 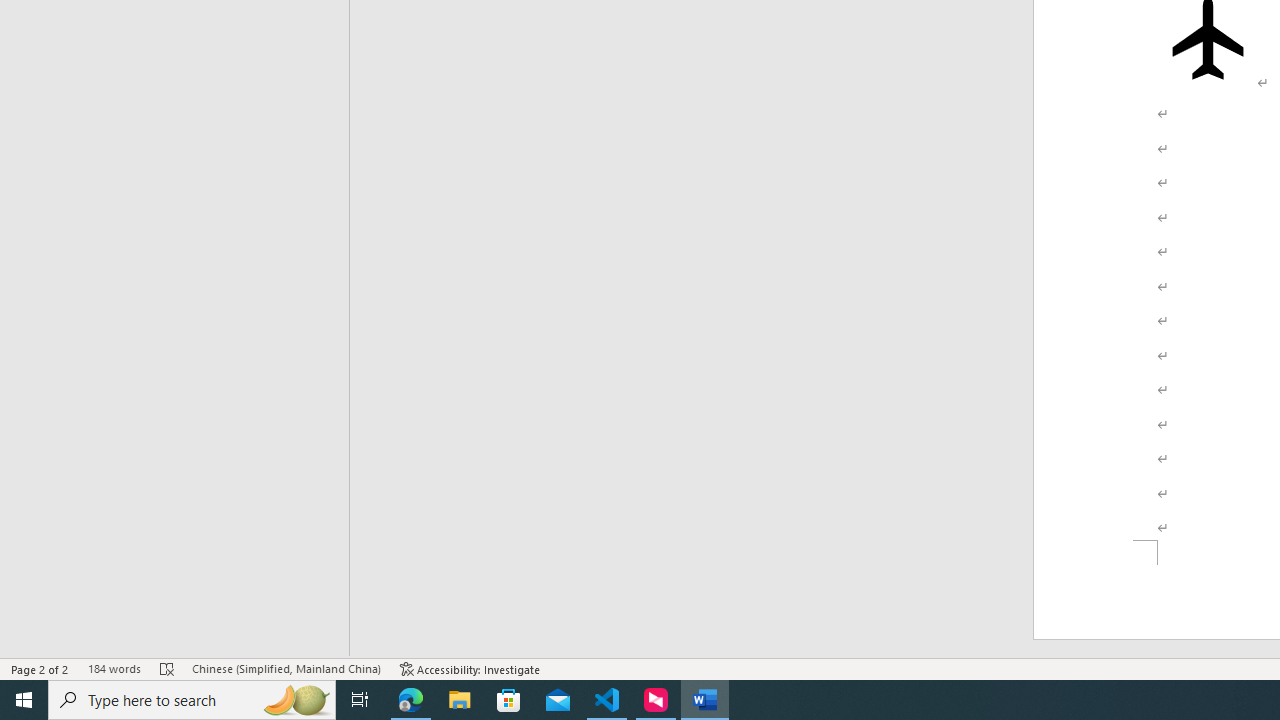 I want to click on 'Language Chinese (Simplified, Mainland China)', so click(x=285, y=669).